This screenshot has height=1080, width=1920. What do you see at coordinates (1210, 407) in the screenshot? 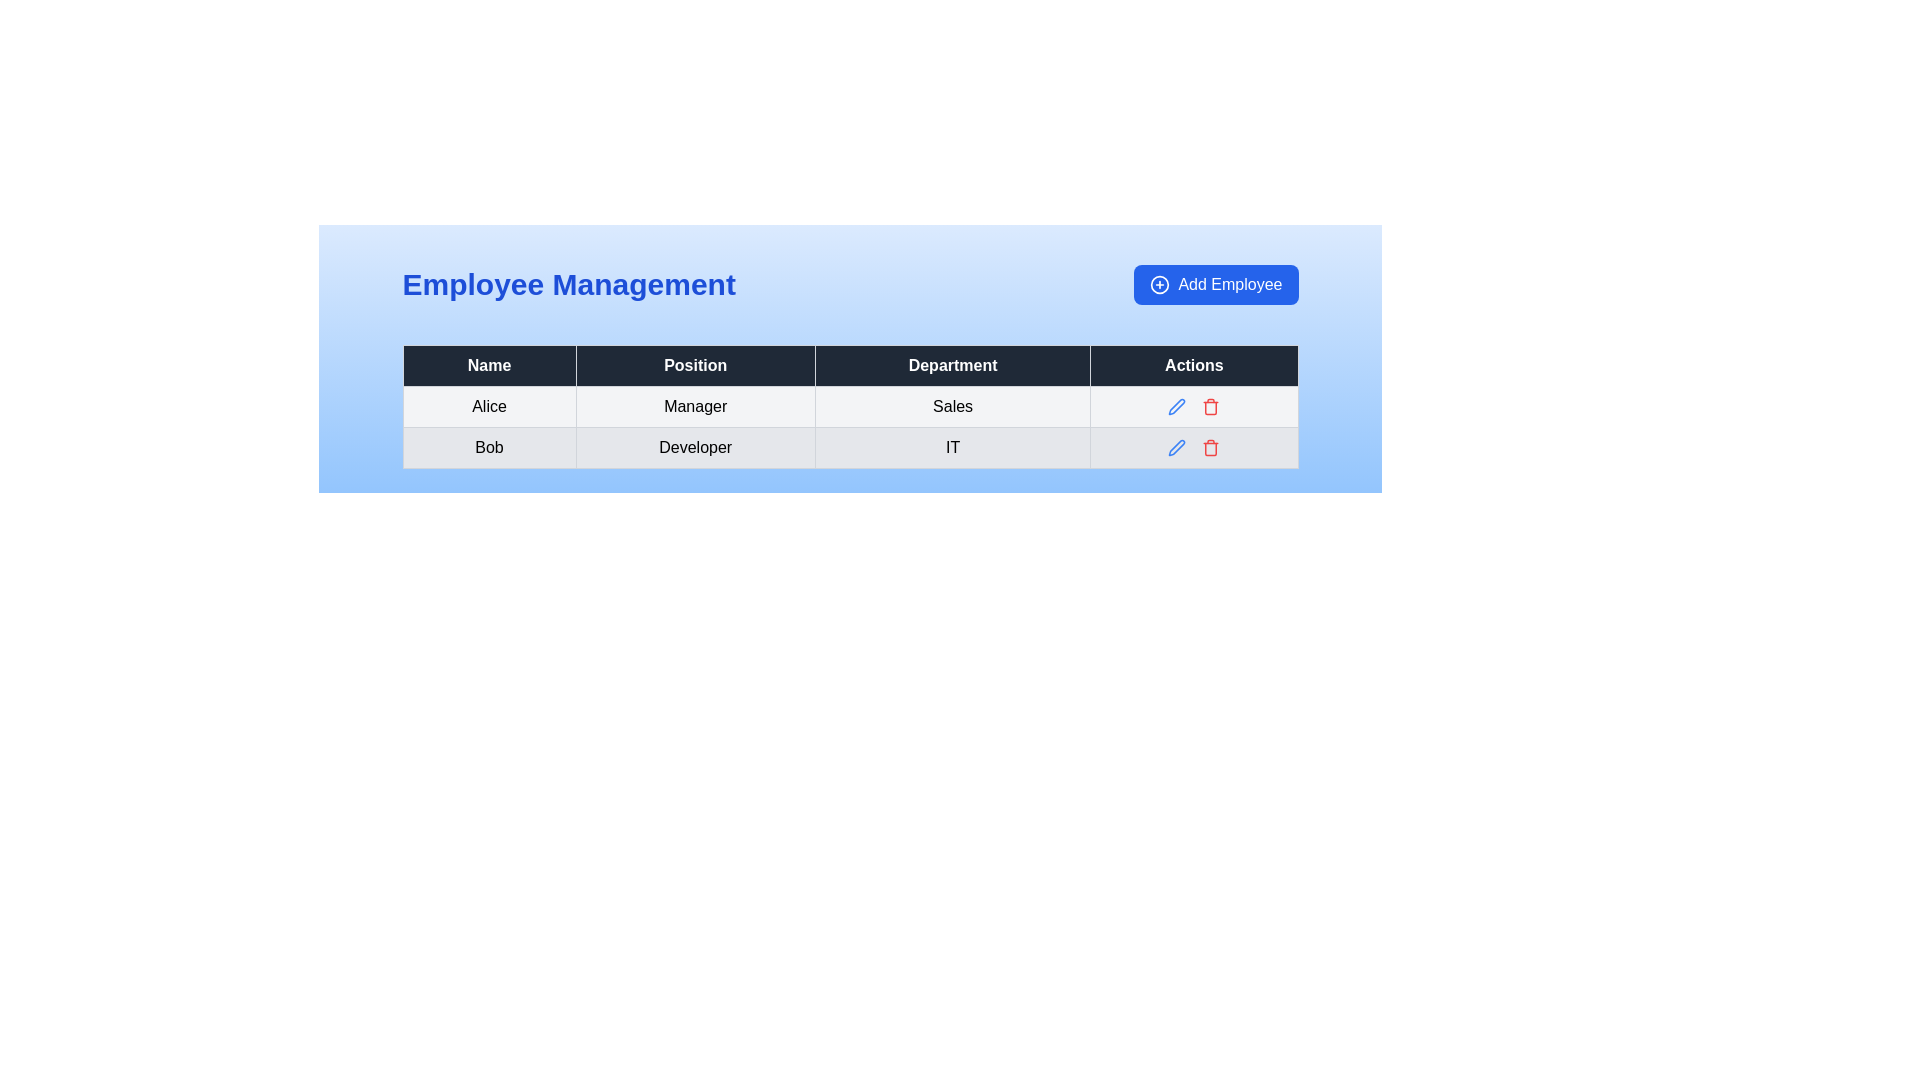
I see `the trash can icon located in the 'Actions' column of the user management table, specifically in the second row` at bounding box center [1210, 407].